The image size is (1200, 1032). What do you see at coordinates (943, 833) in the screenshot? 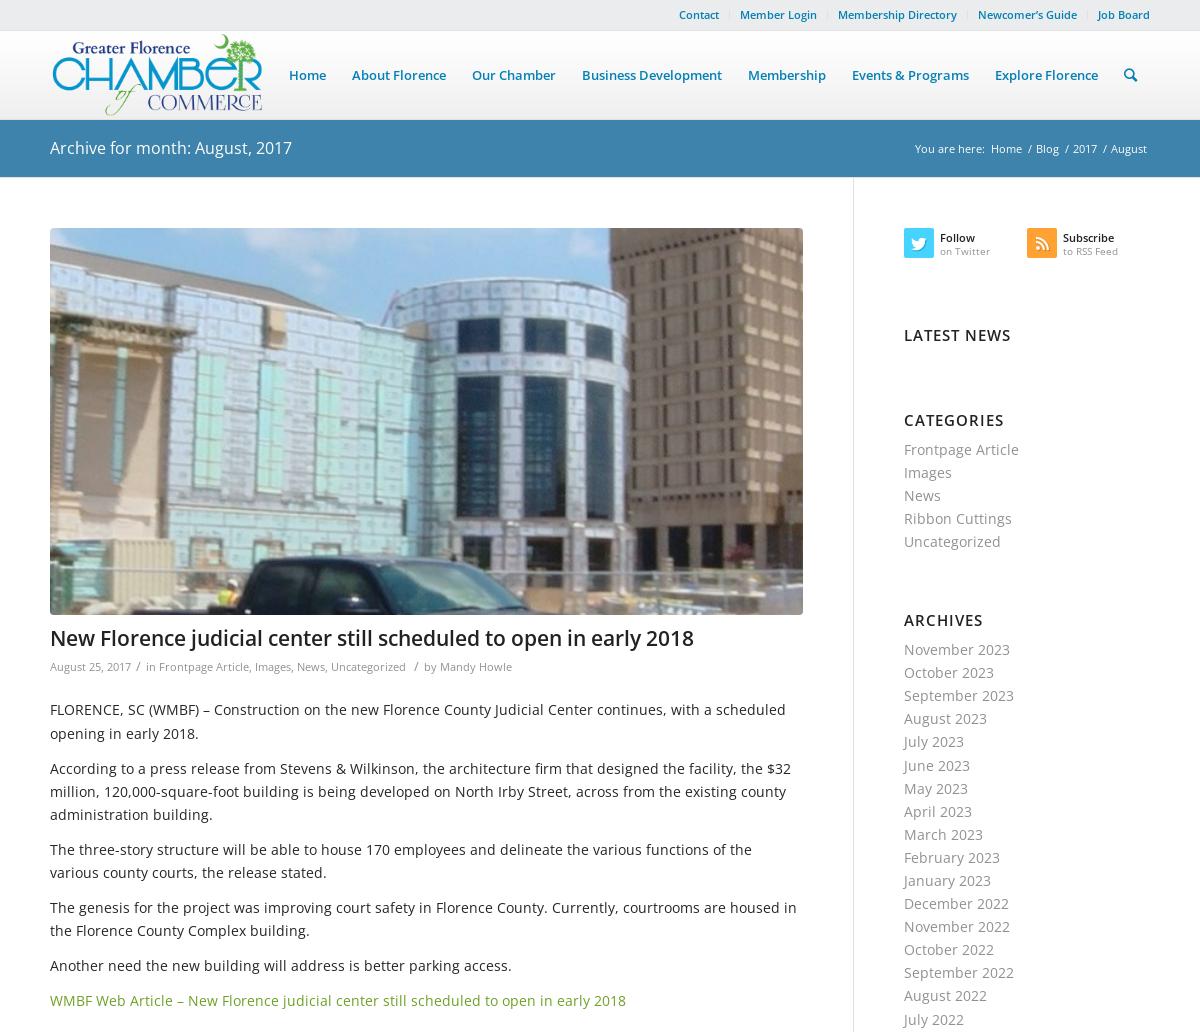
I see `'March 2023'` at bounding box center [943, 833].